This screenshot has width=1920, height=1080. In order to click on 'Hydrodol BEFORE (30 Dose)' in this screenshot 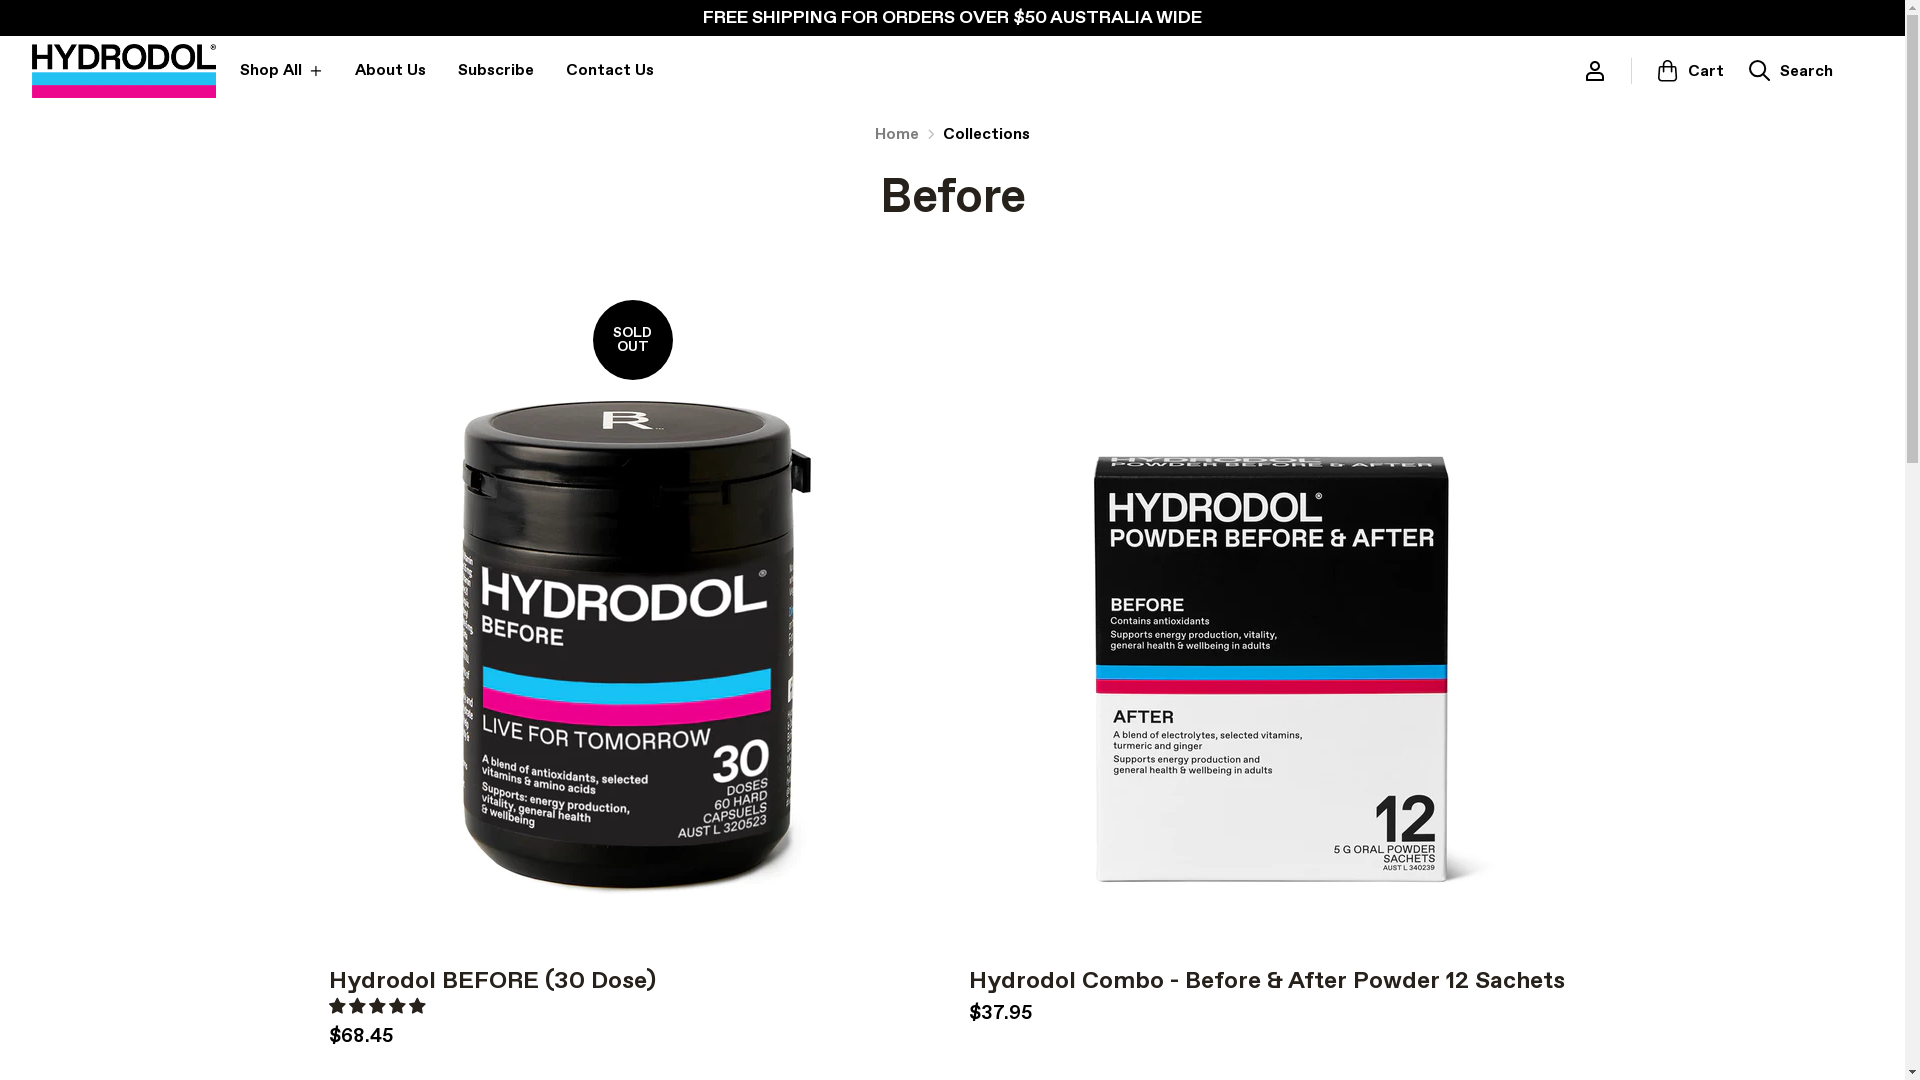, I will do `click(327, 979)`.